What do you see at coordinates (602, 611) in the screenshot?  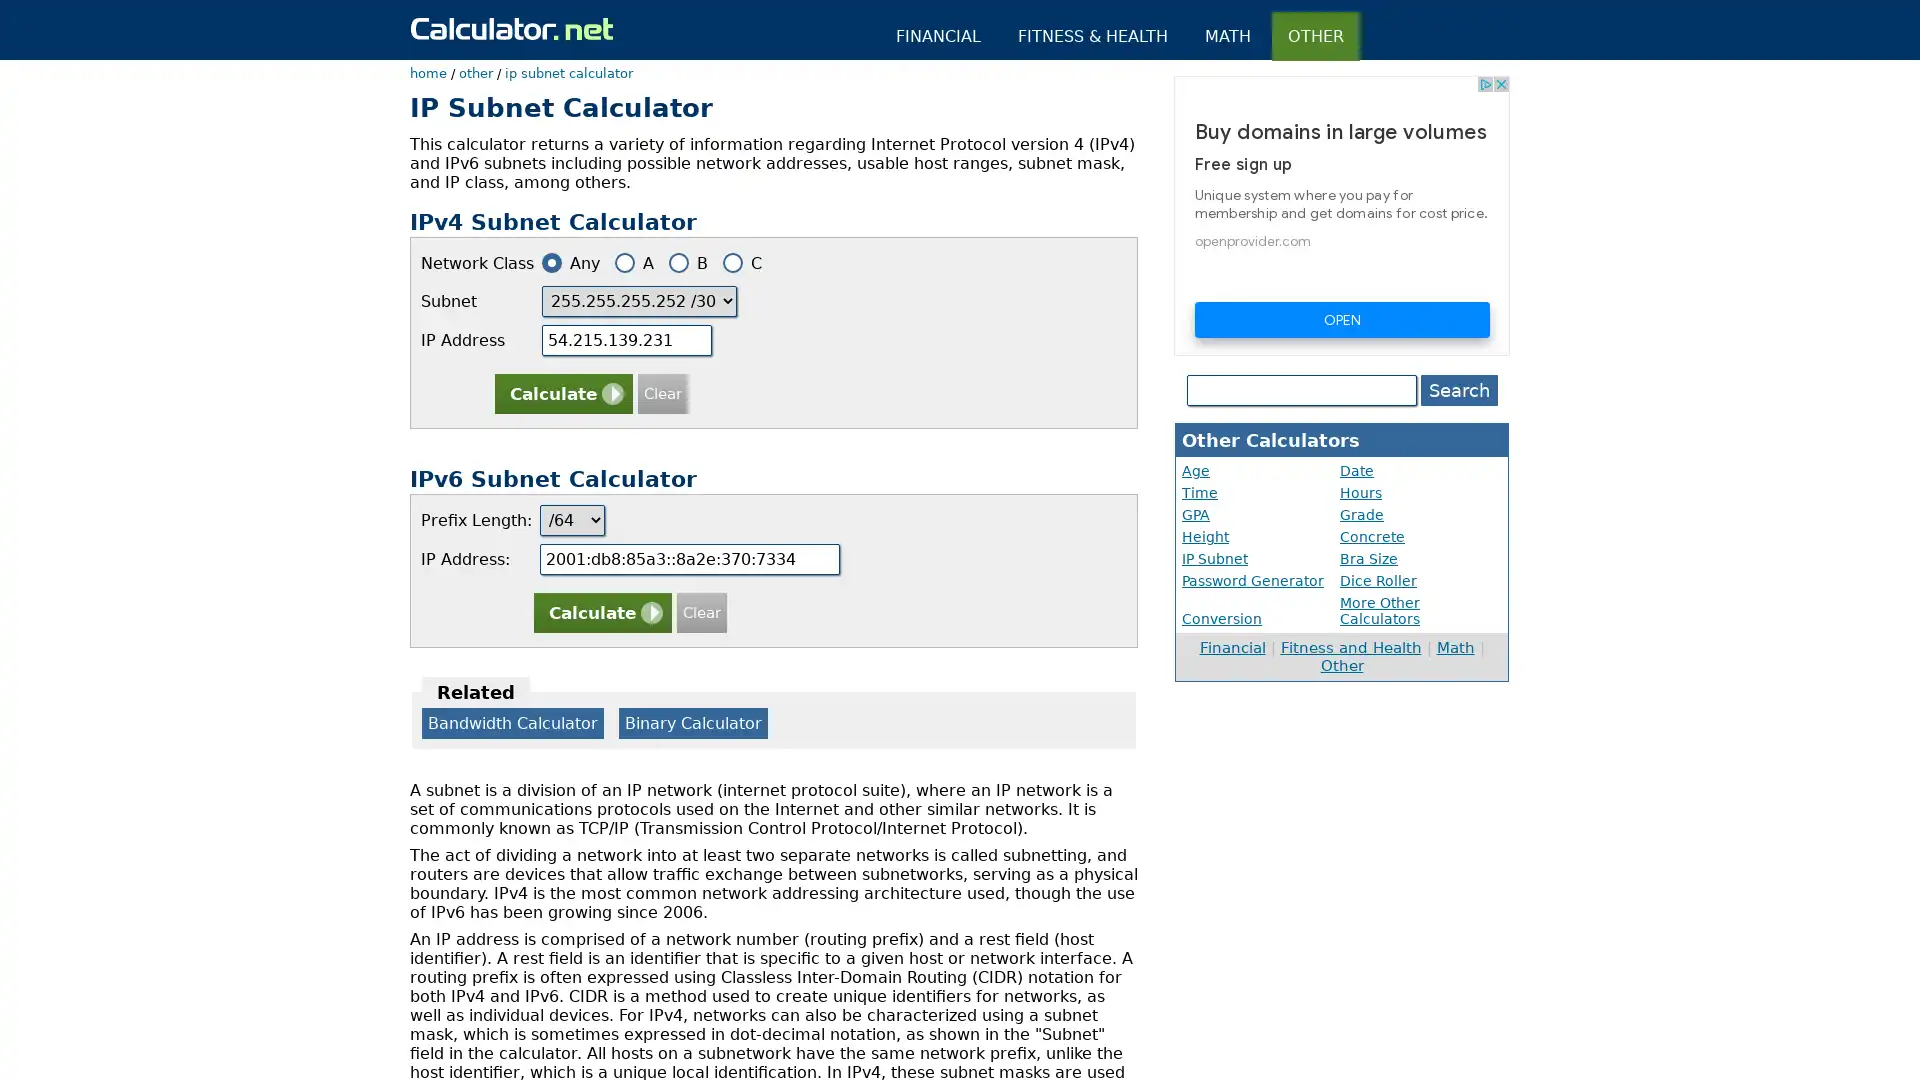 I see `Calculate` at bounding box center [602, 611].